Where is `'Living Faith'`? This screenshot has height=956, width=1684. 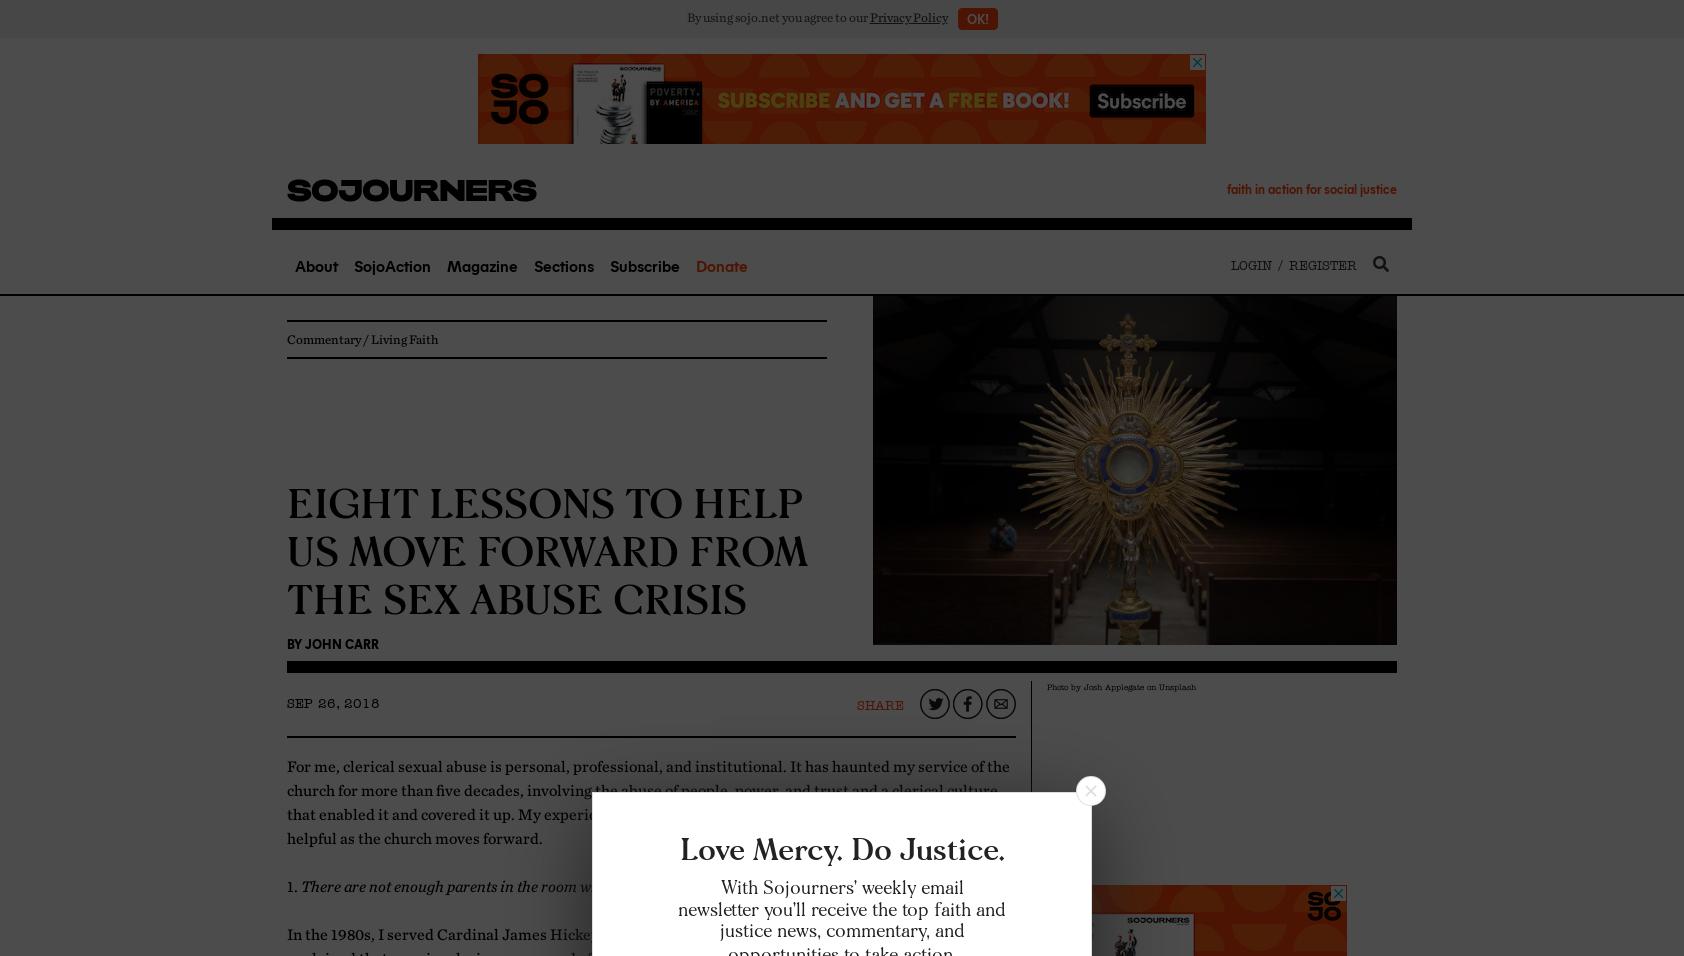 'Living Faith' is located at coordinates (404, 337).